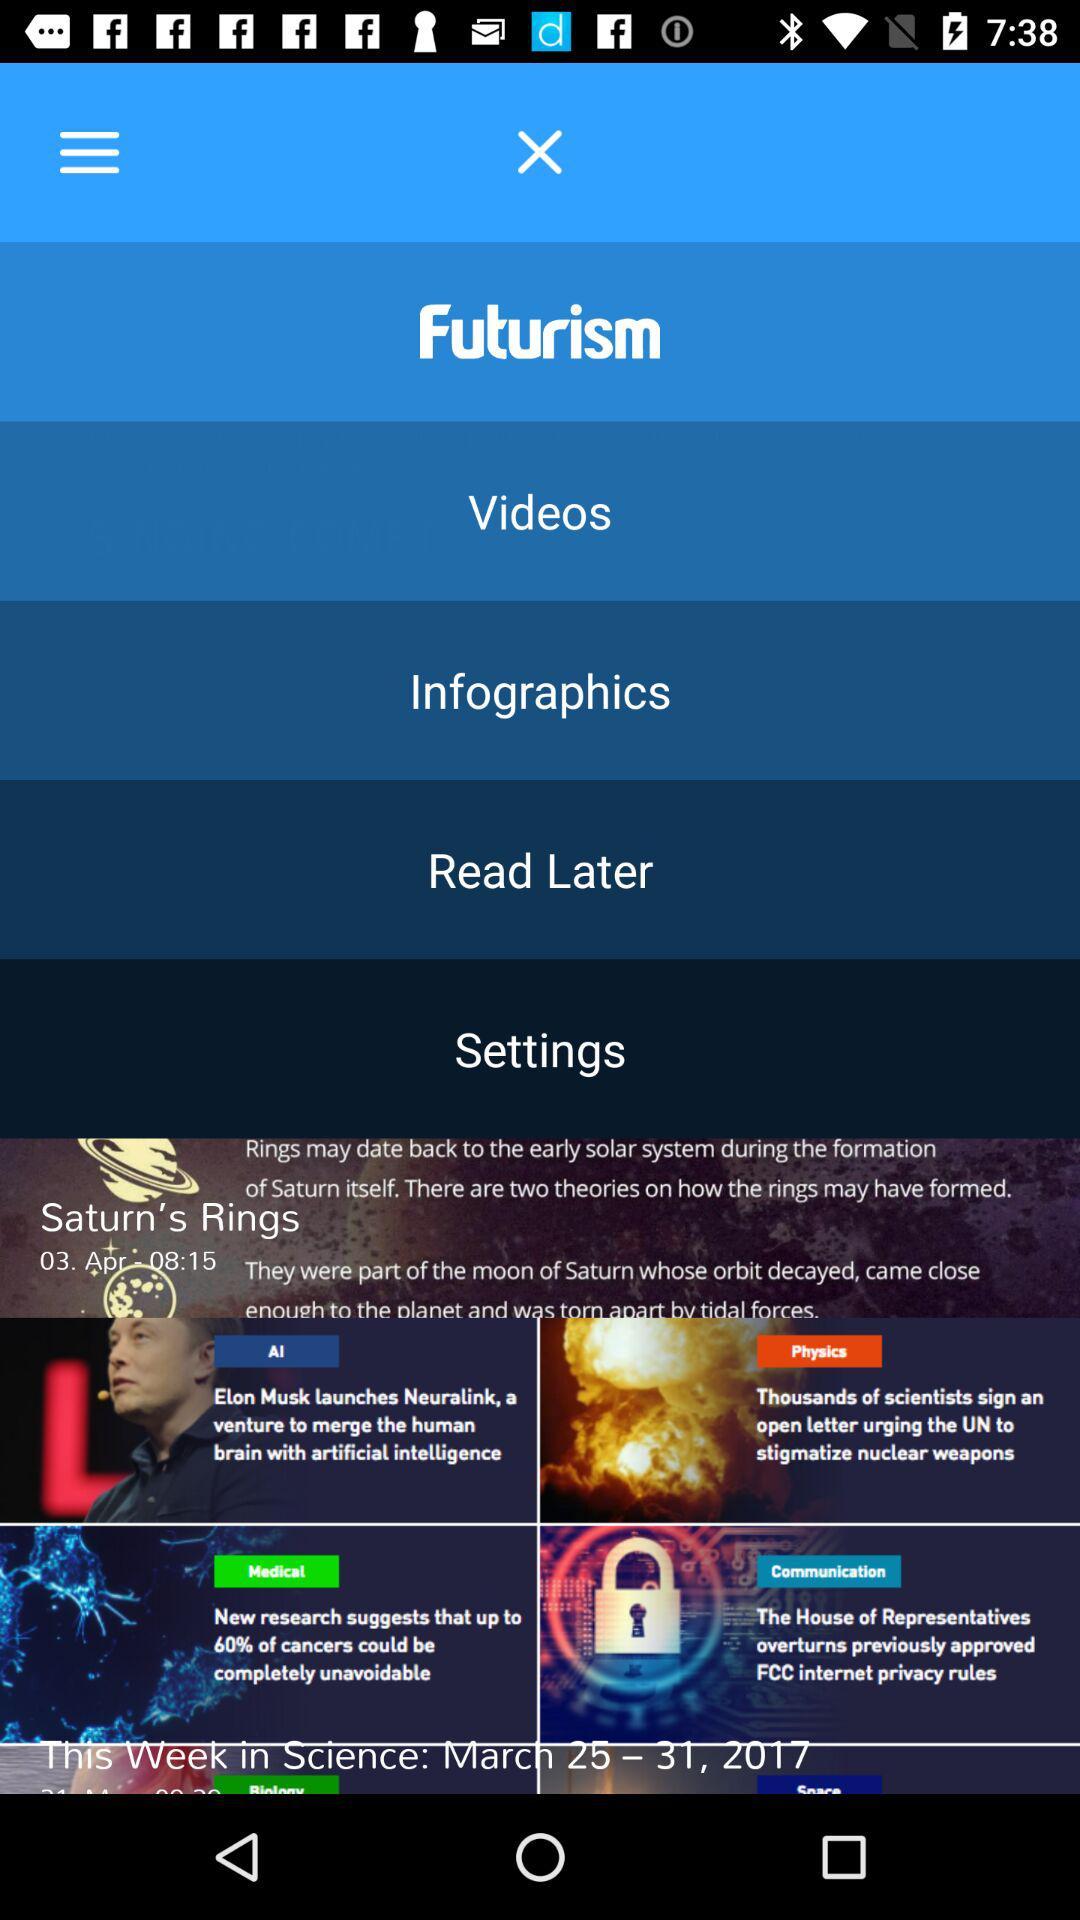  Describe the element at coordinates (88, 151) in the screenshot. I see `the menu icon` at that location.